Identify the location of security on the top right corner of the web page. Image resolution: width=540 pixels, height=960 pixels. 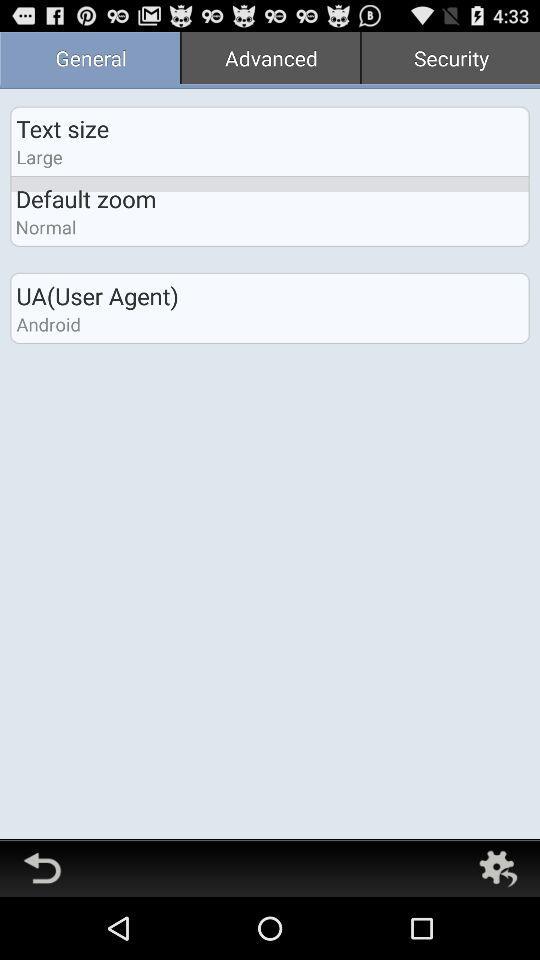
(449, 59).